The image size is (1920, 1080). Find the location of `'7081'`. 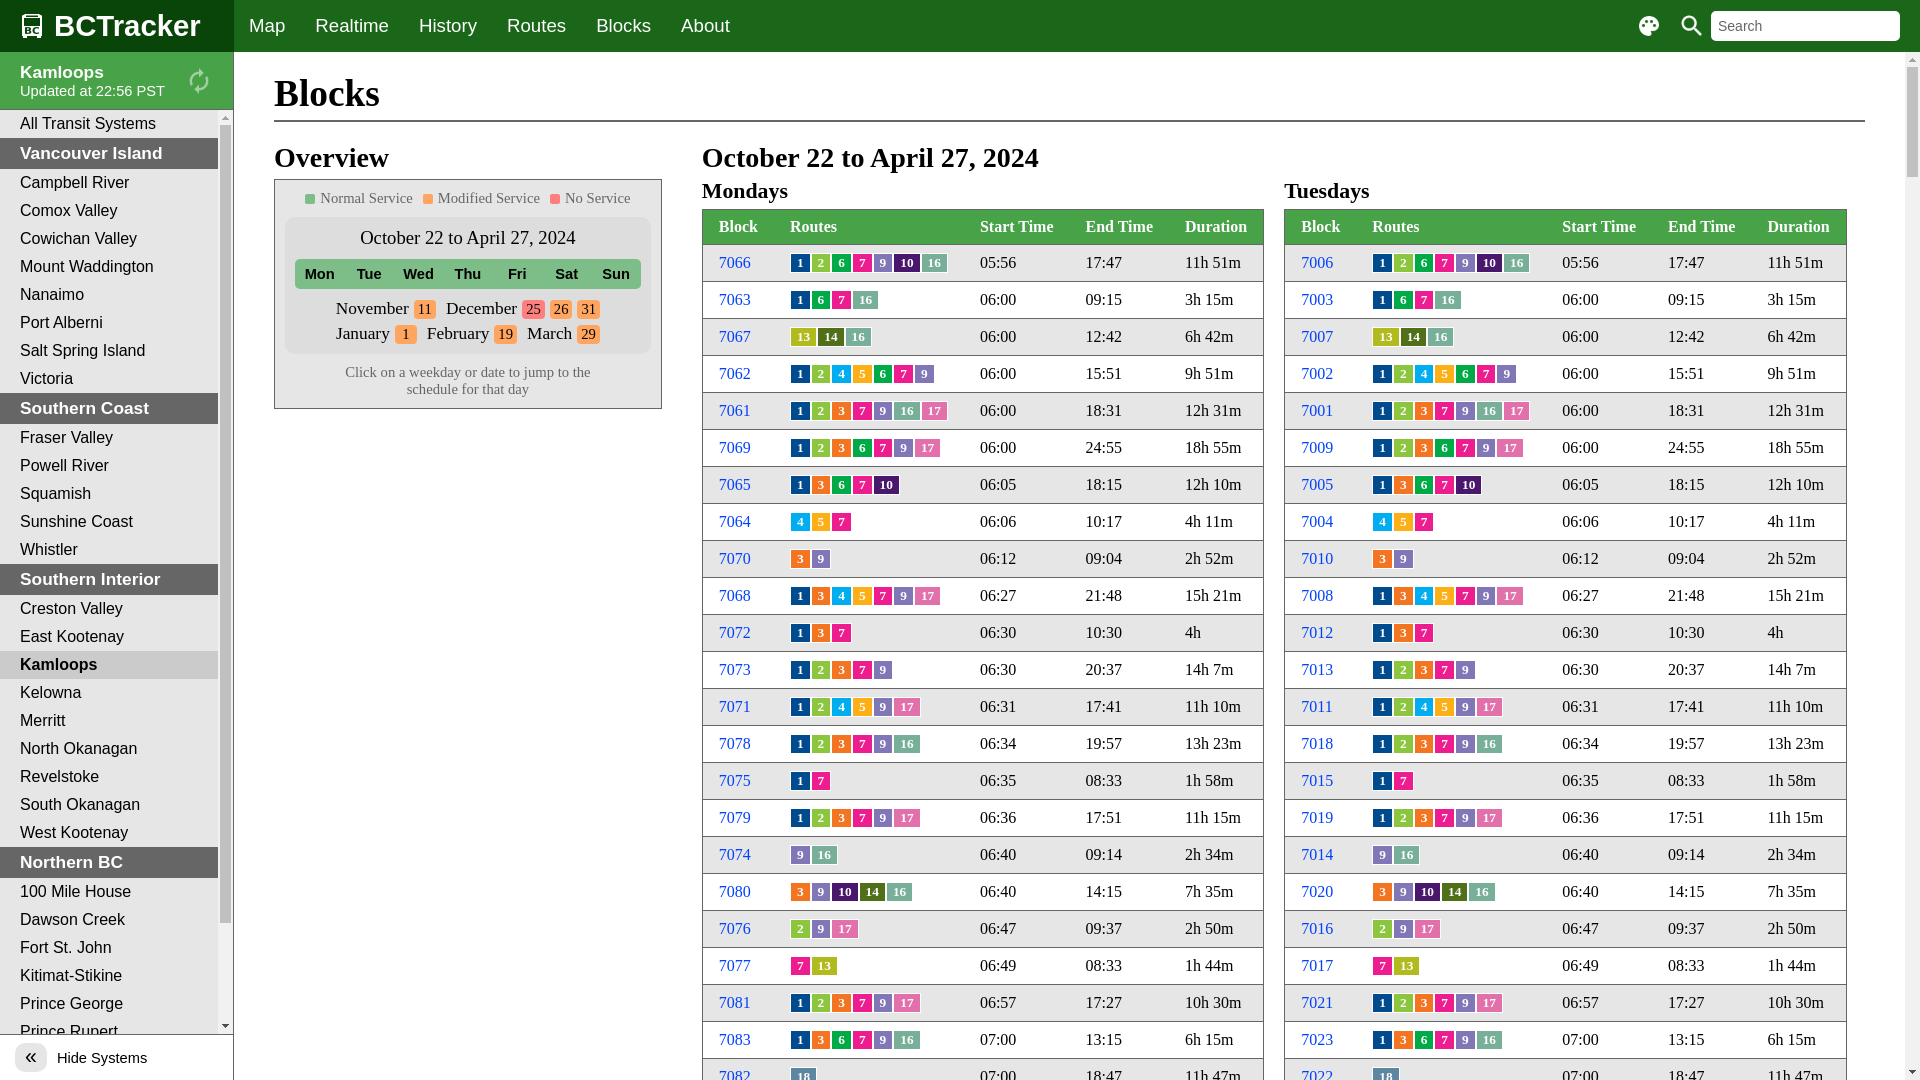

'7081' is located at coordinates (733, 1002).